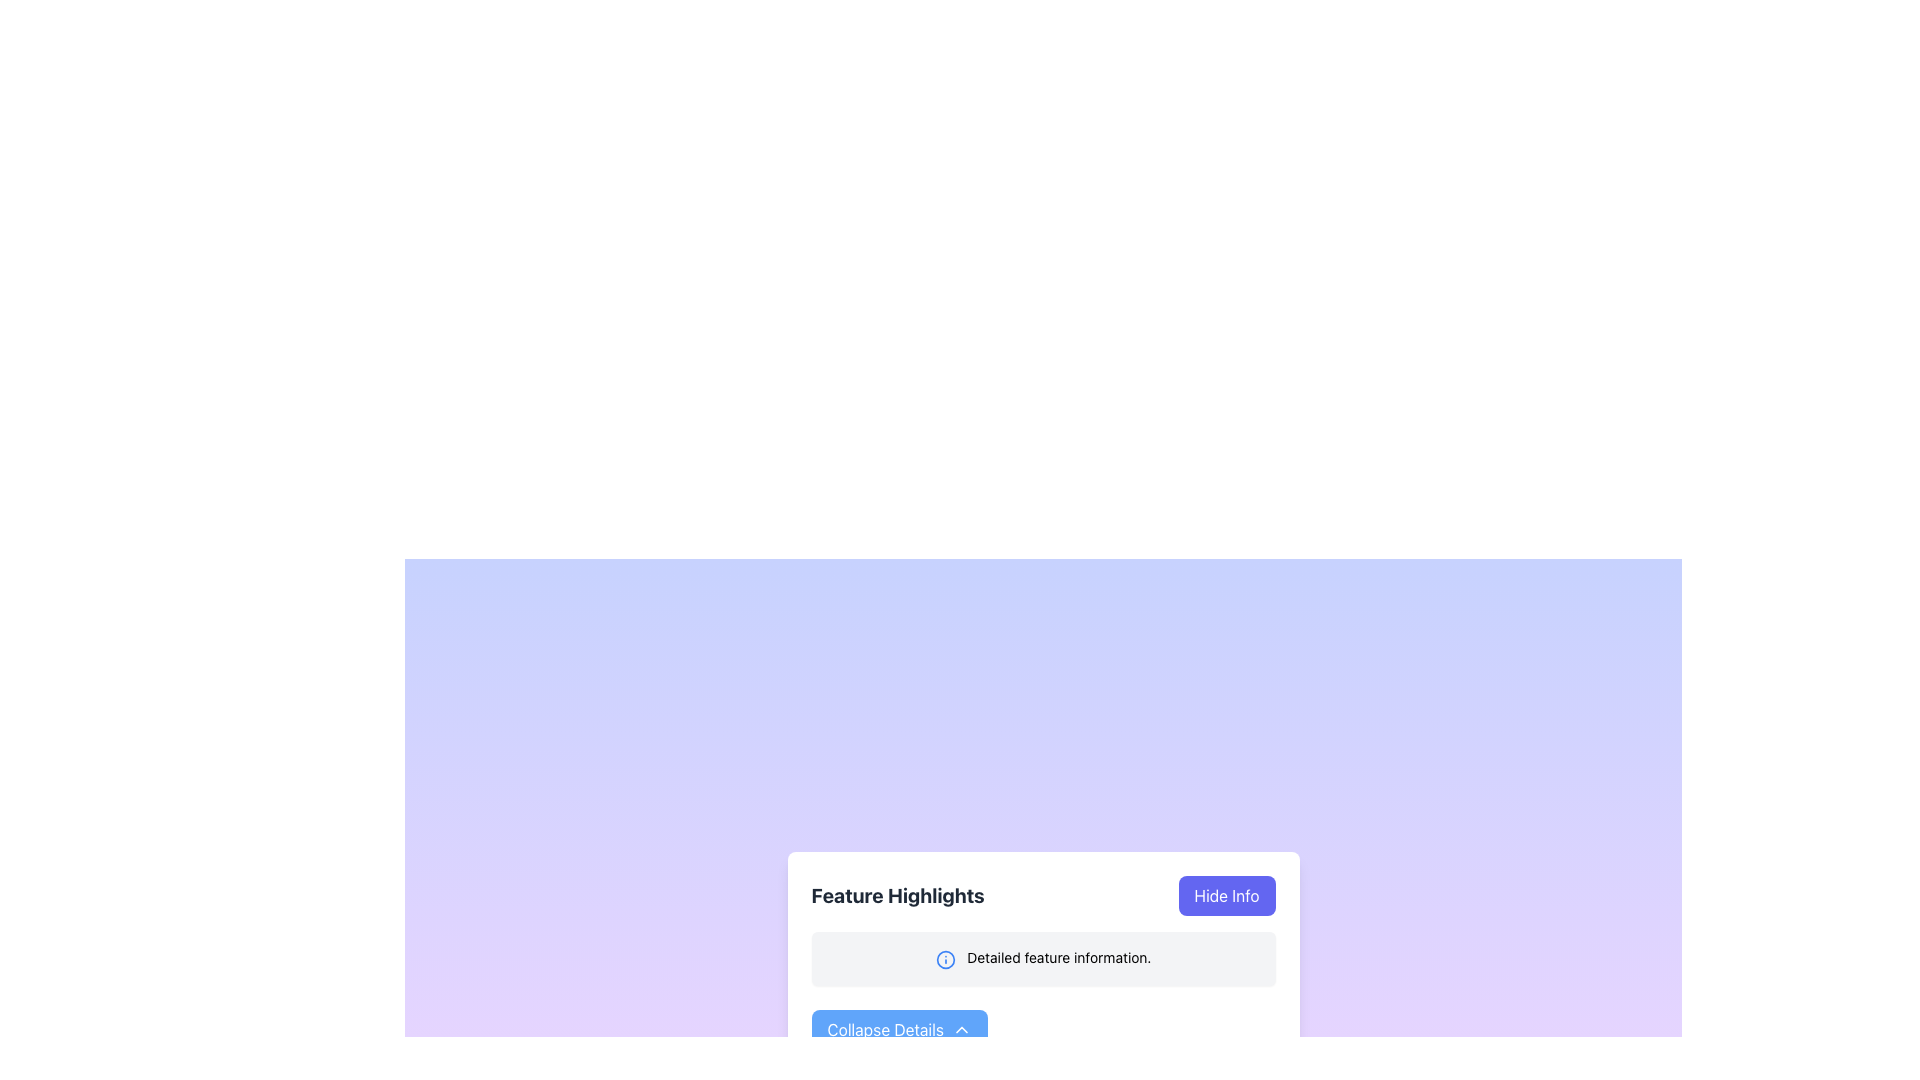 The height and width of the screenshot is (1080, 1920). I want to click on the 'Hide Info' button with rounded corners, styled with a purple background and white text, so click(1226, 894).